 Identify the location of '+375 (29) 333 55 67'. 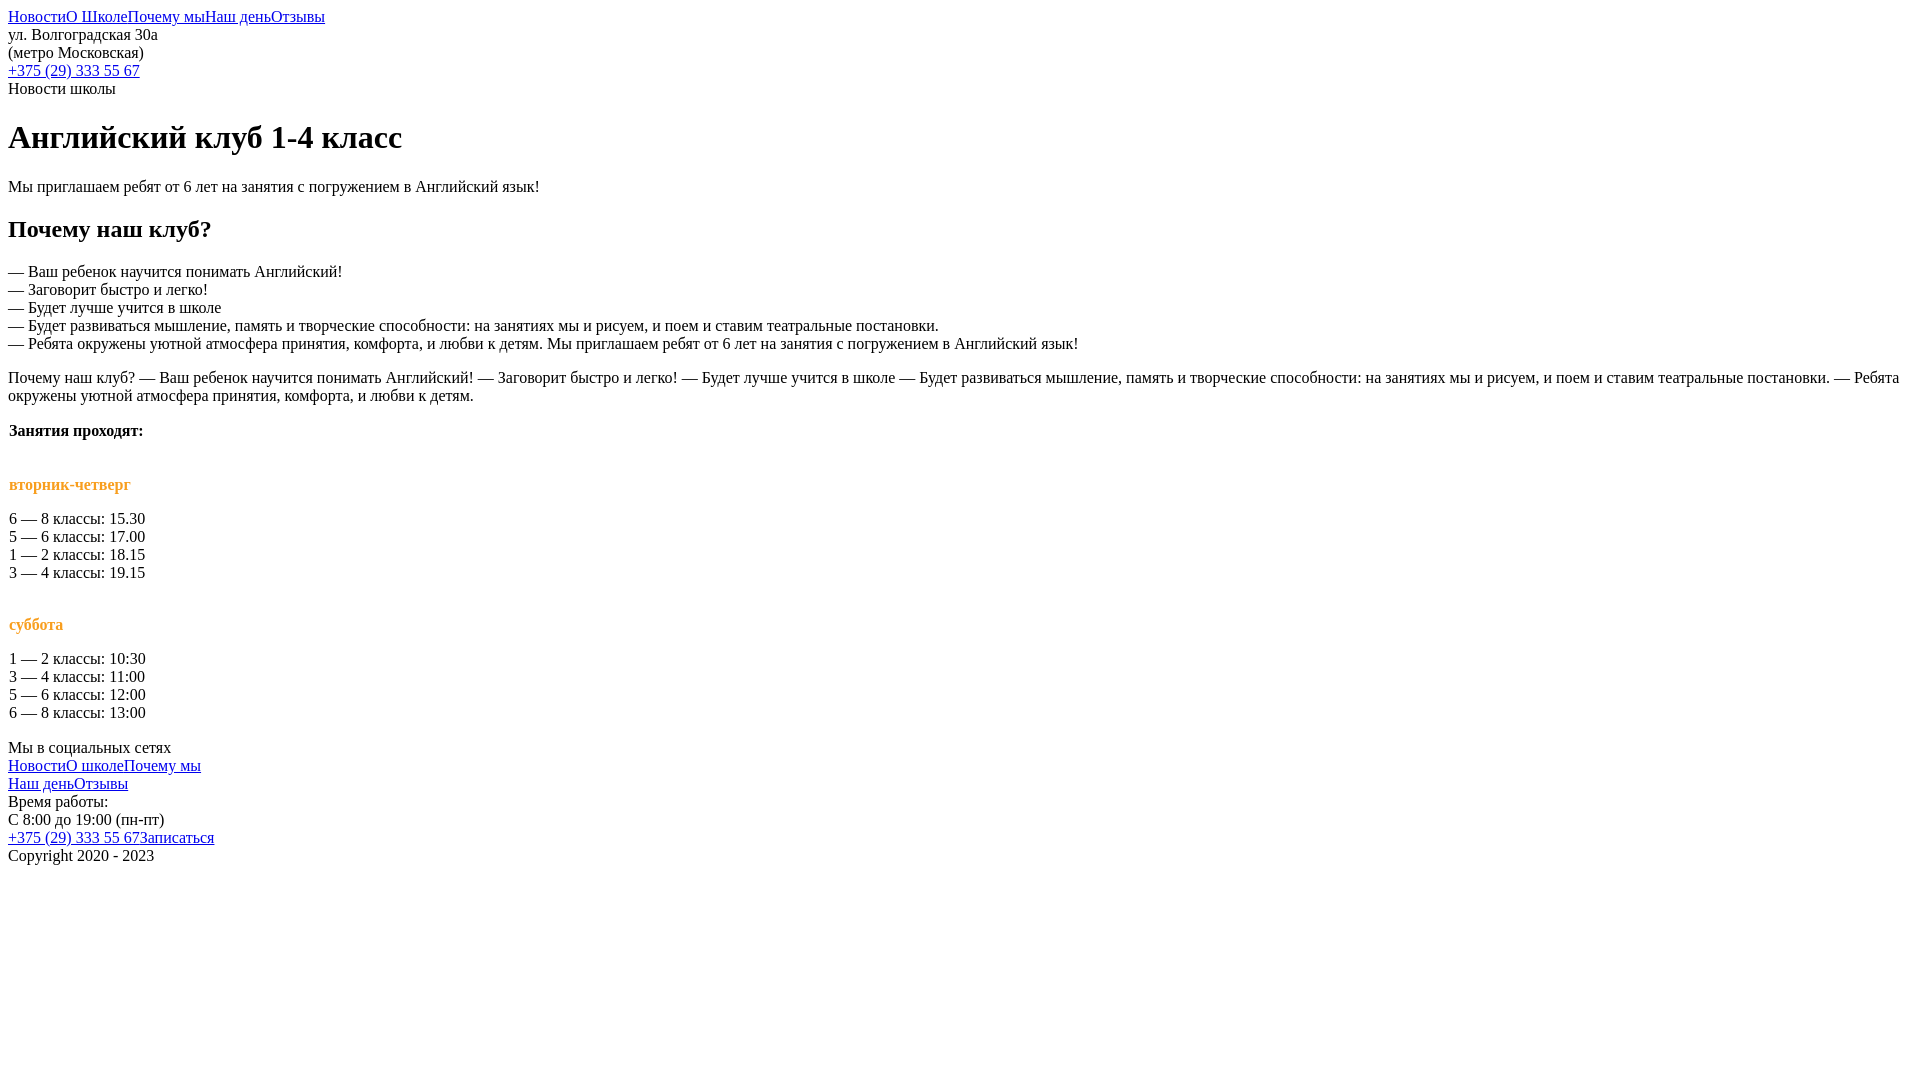
(73, 837).